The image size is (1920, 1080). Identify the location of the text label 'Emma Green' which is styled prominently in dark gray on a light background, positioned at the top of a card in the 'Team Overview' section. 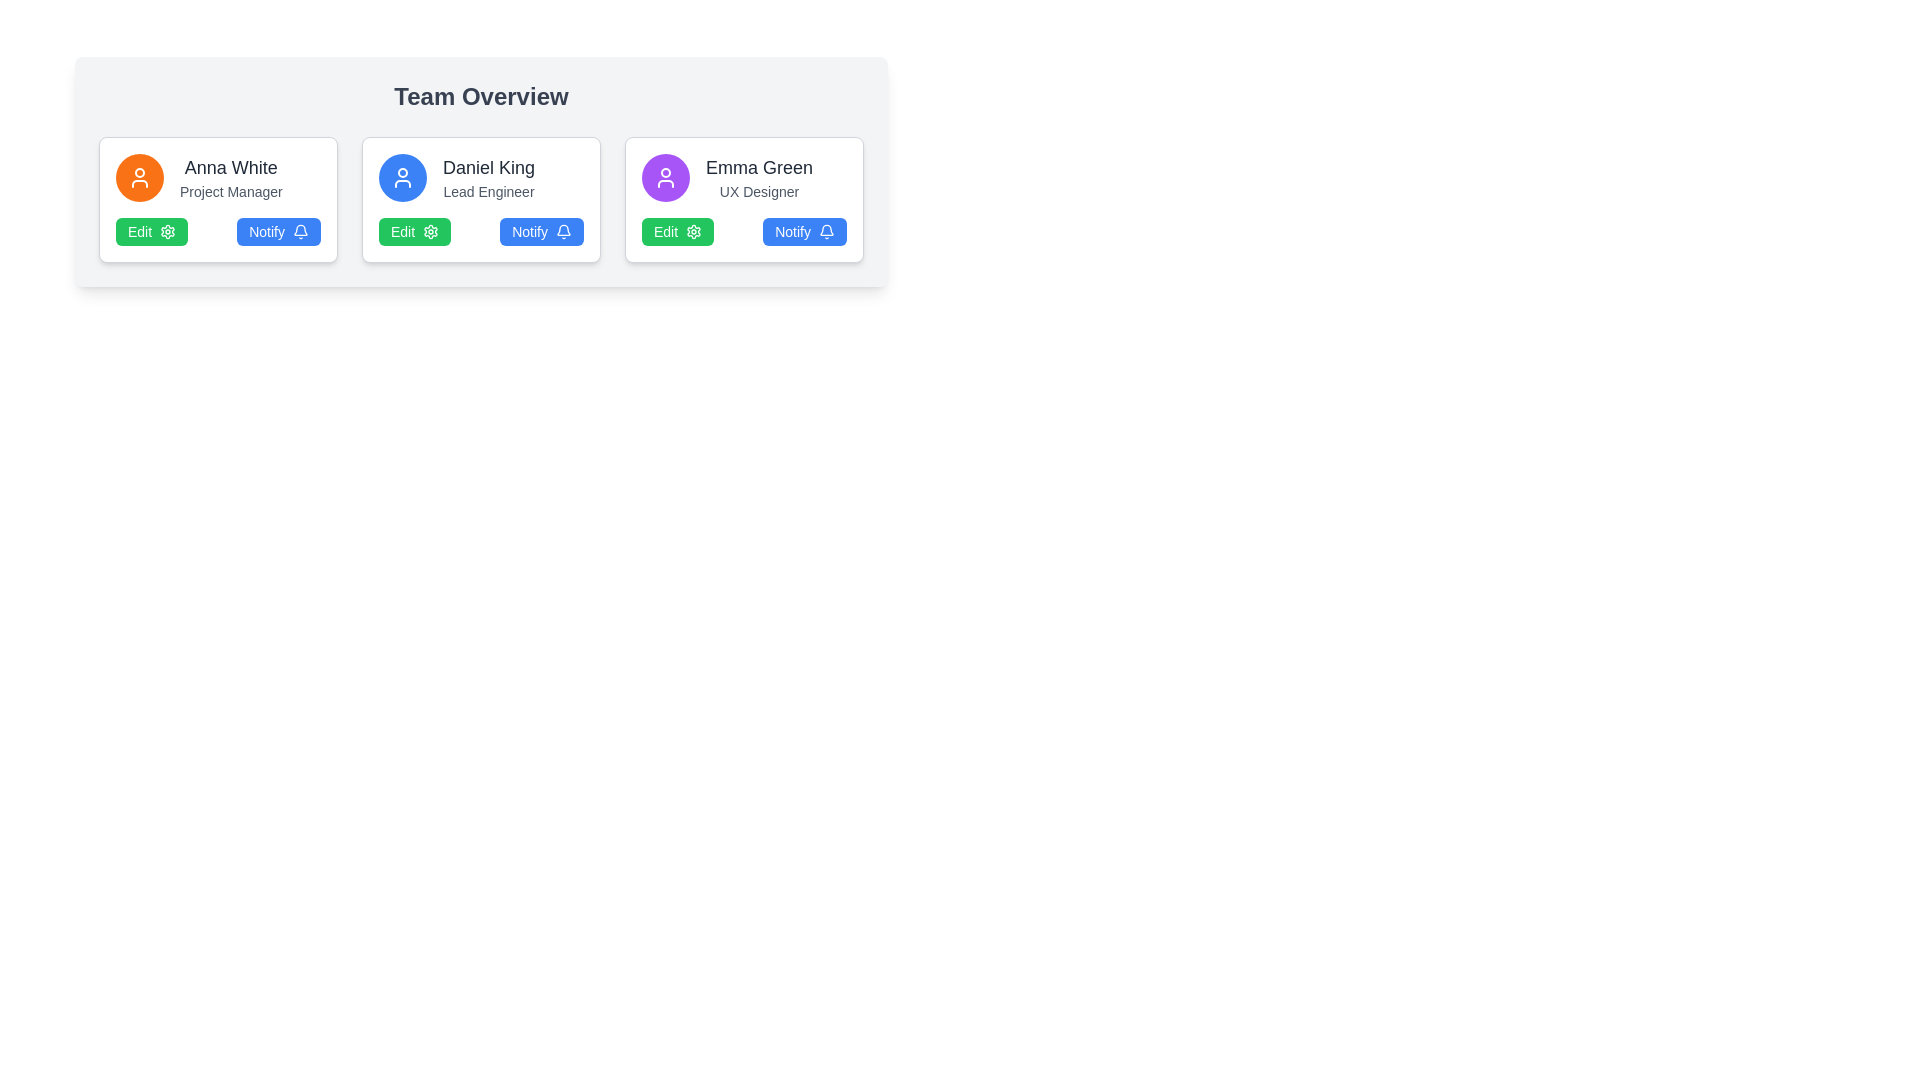
(758, 167).